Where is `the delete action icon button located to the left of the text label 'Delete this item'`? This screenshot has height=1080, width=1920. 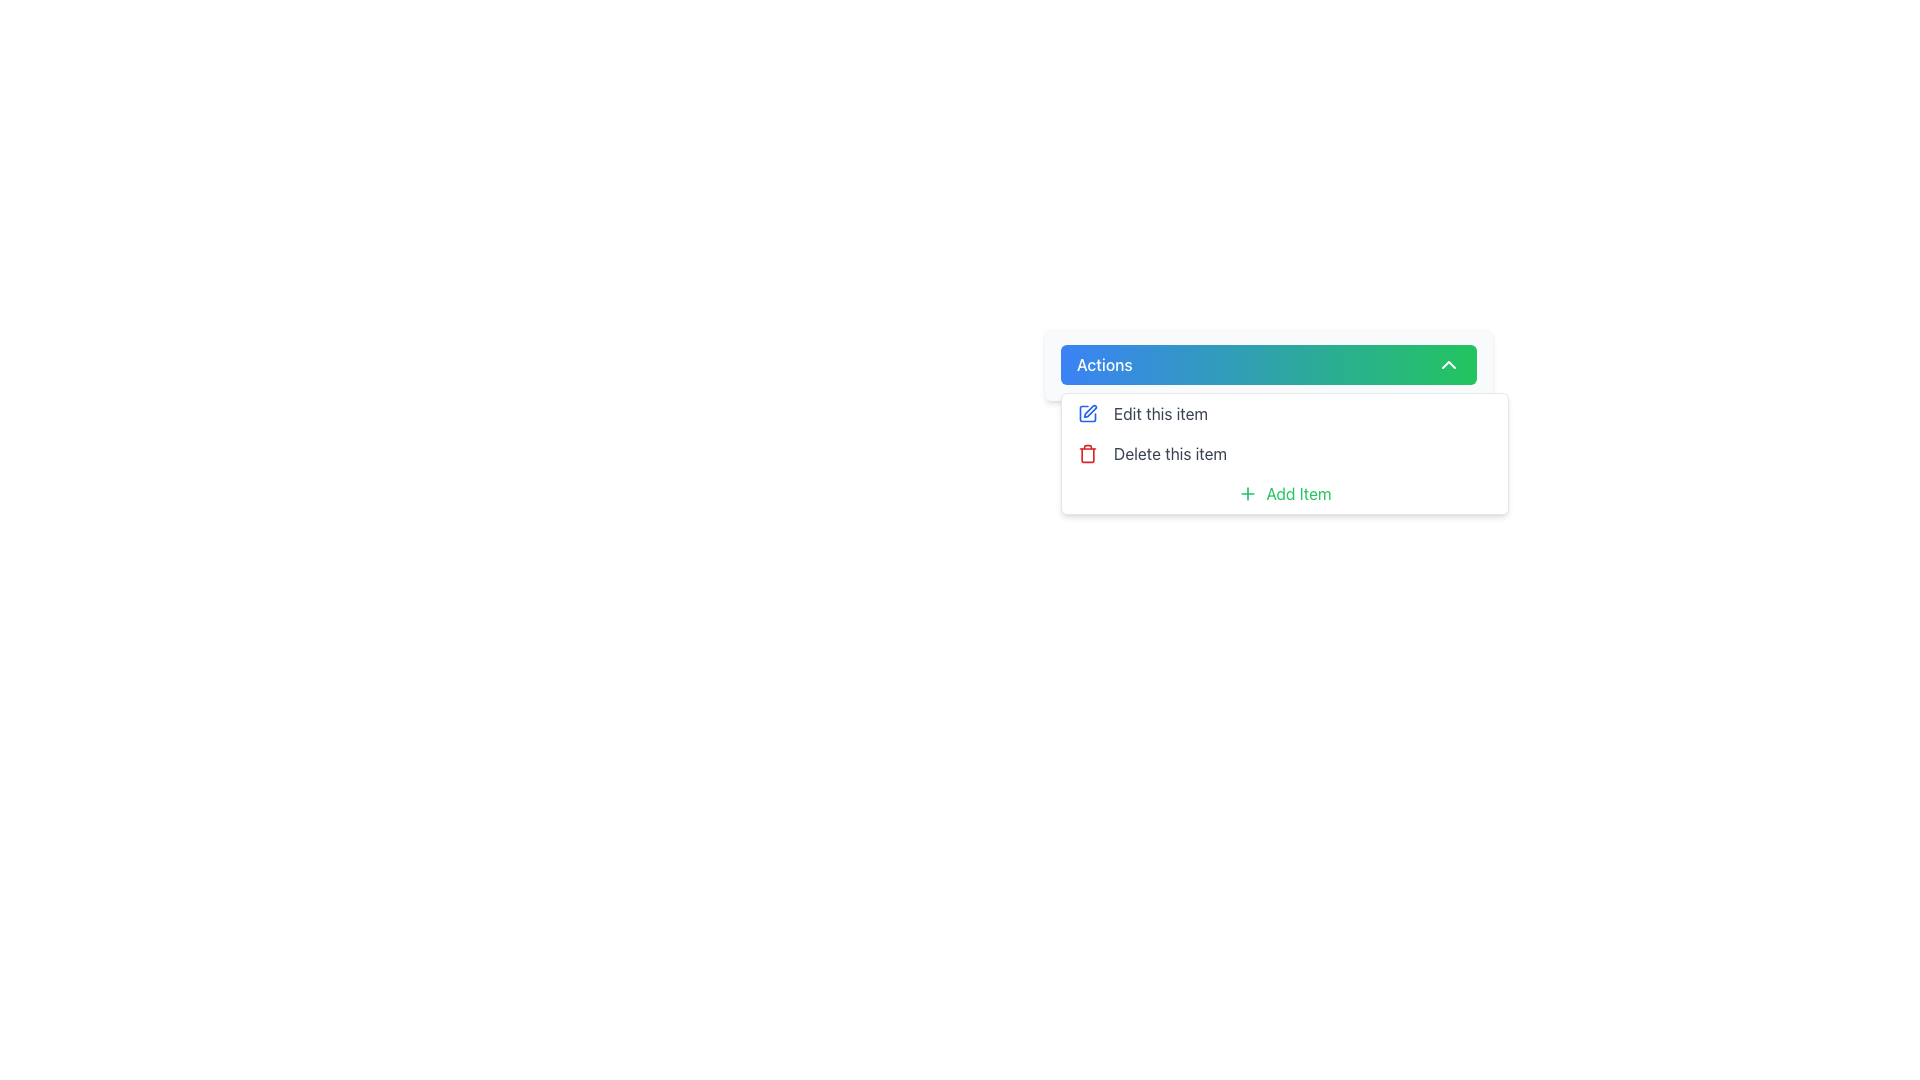 the delete action icon button located to the left of the text label 'Delete this item' is located at coordinates (1087, 454).